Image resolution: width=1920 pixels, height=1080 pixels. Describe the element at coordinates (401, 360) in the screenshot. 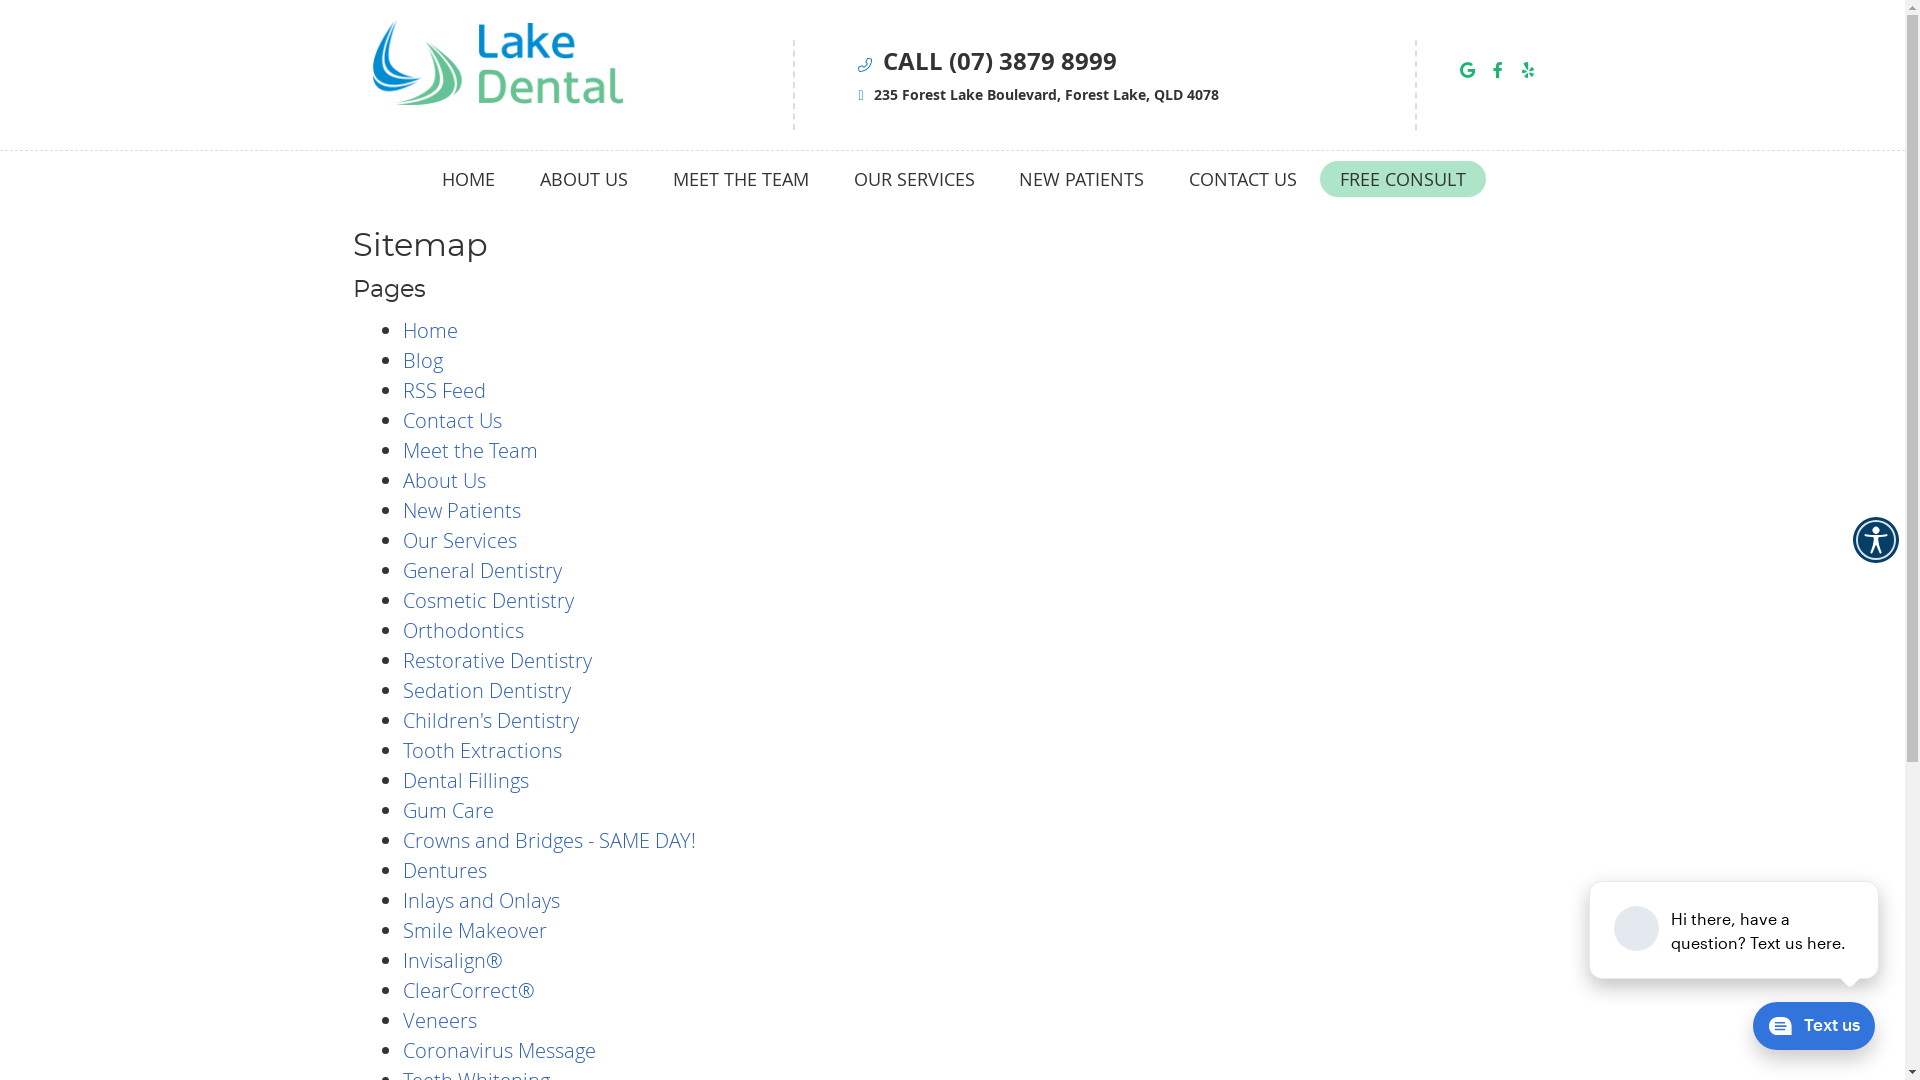

I see `'Blog'` at that location.